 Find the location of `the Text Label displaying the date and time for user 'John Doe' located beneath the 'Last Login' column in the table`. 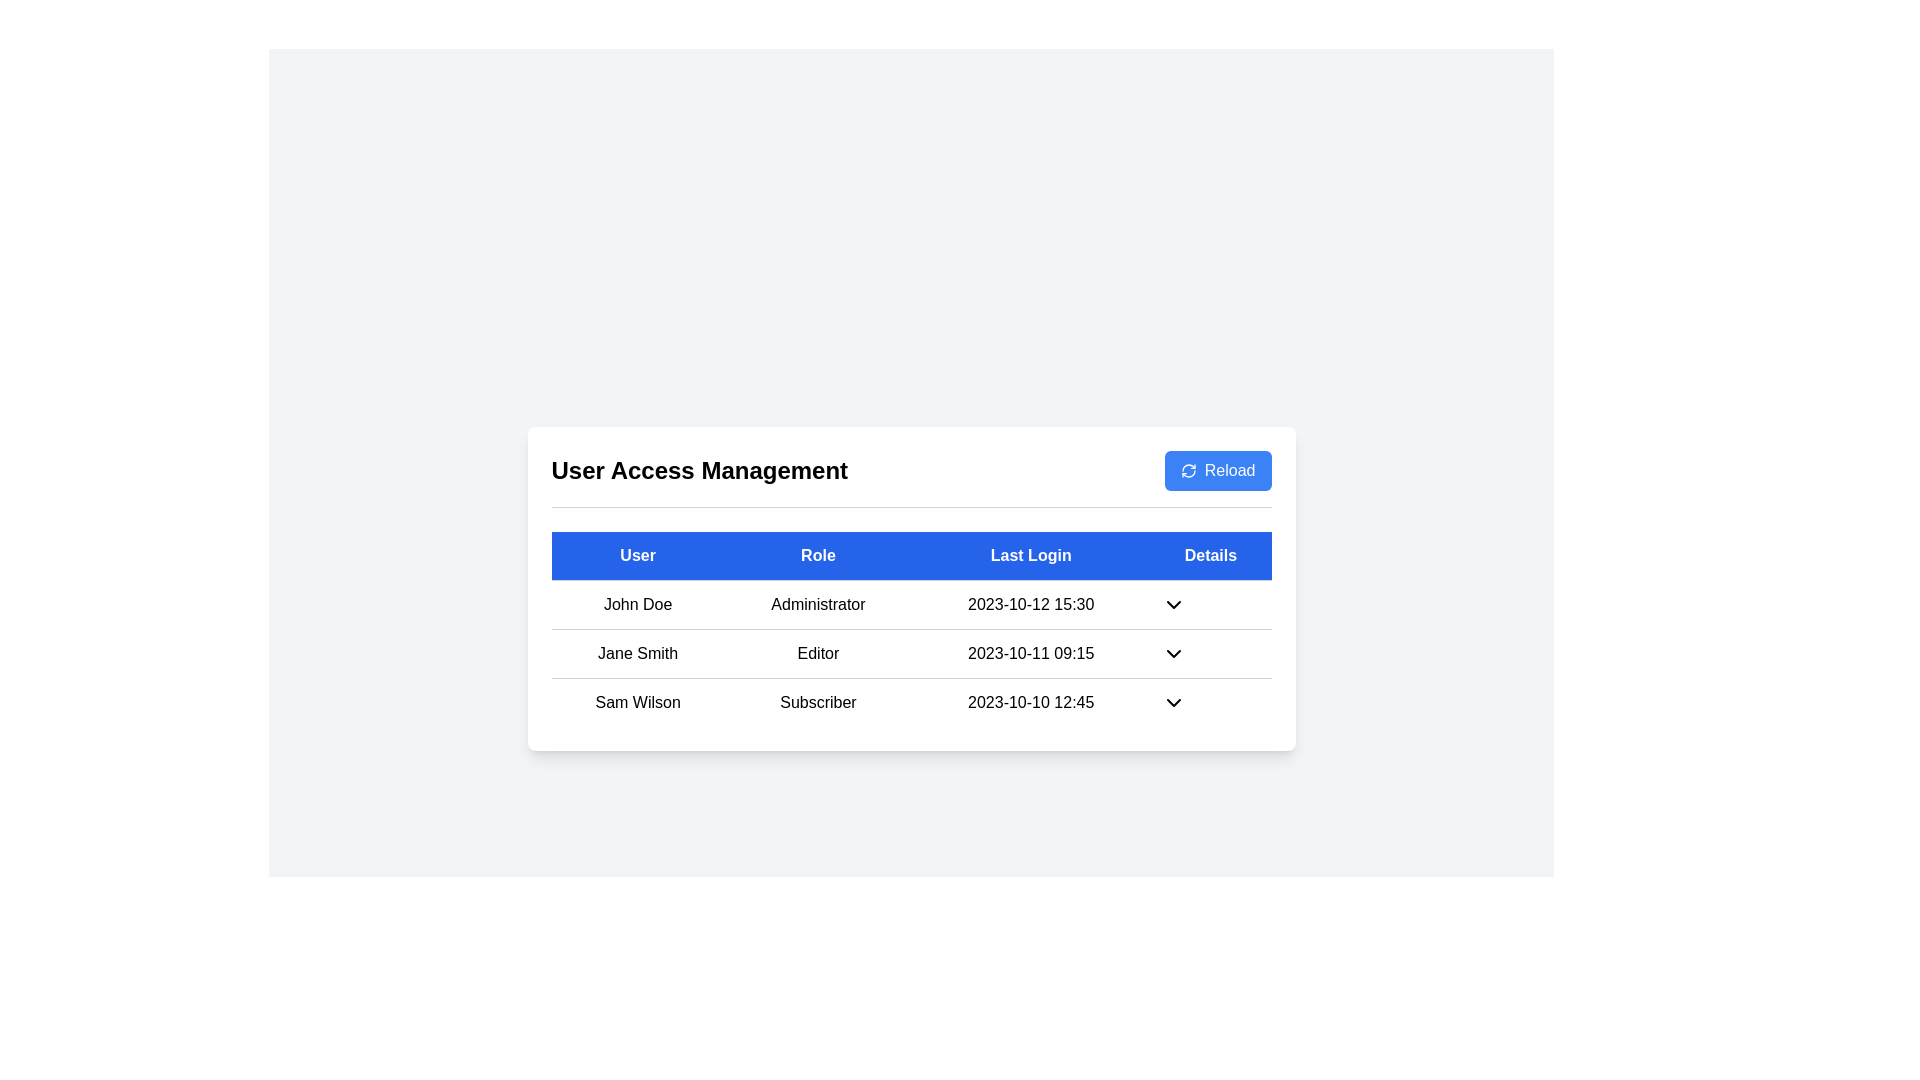

the Text Label displaying the date and time for user 'John Doe' located beneath the 'Last Login' column in the table is located at coordinates (1031, 604).